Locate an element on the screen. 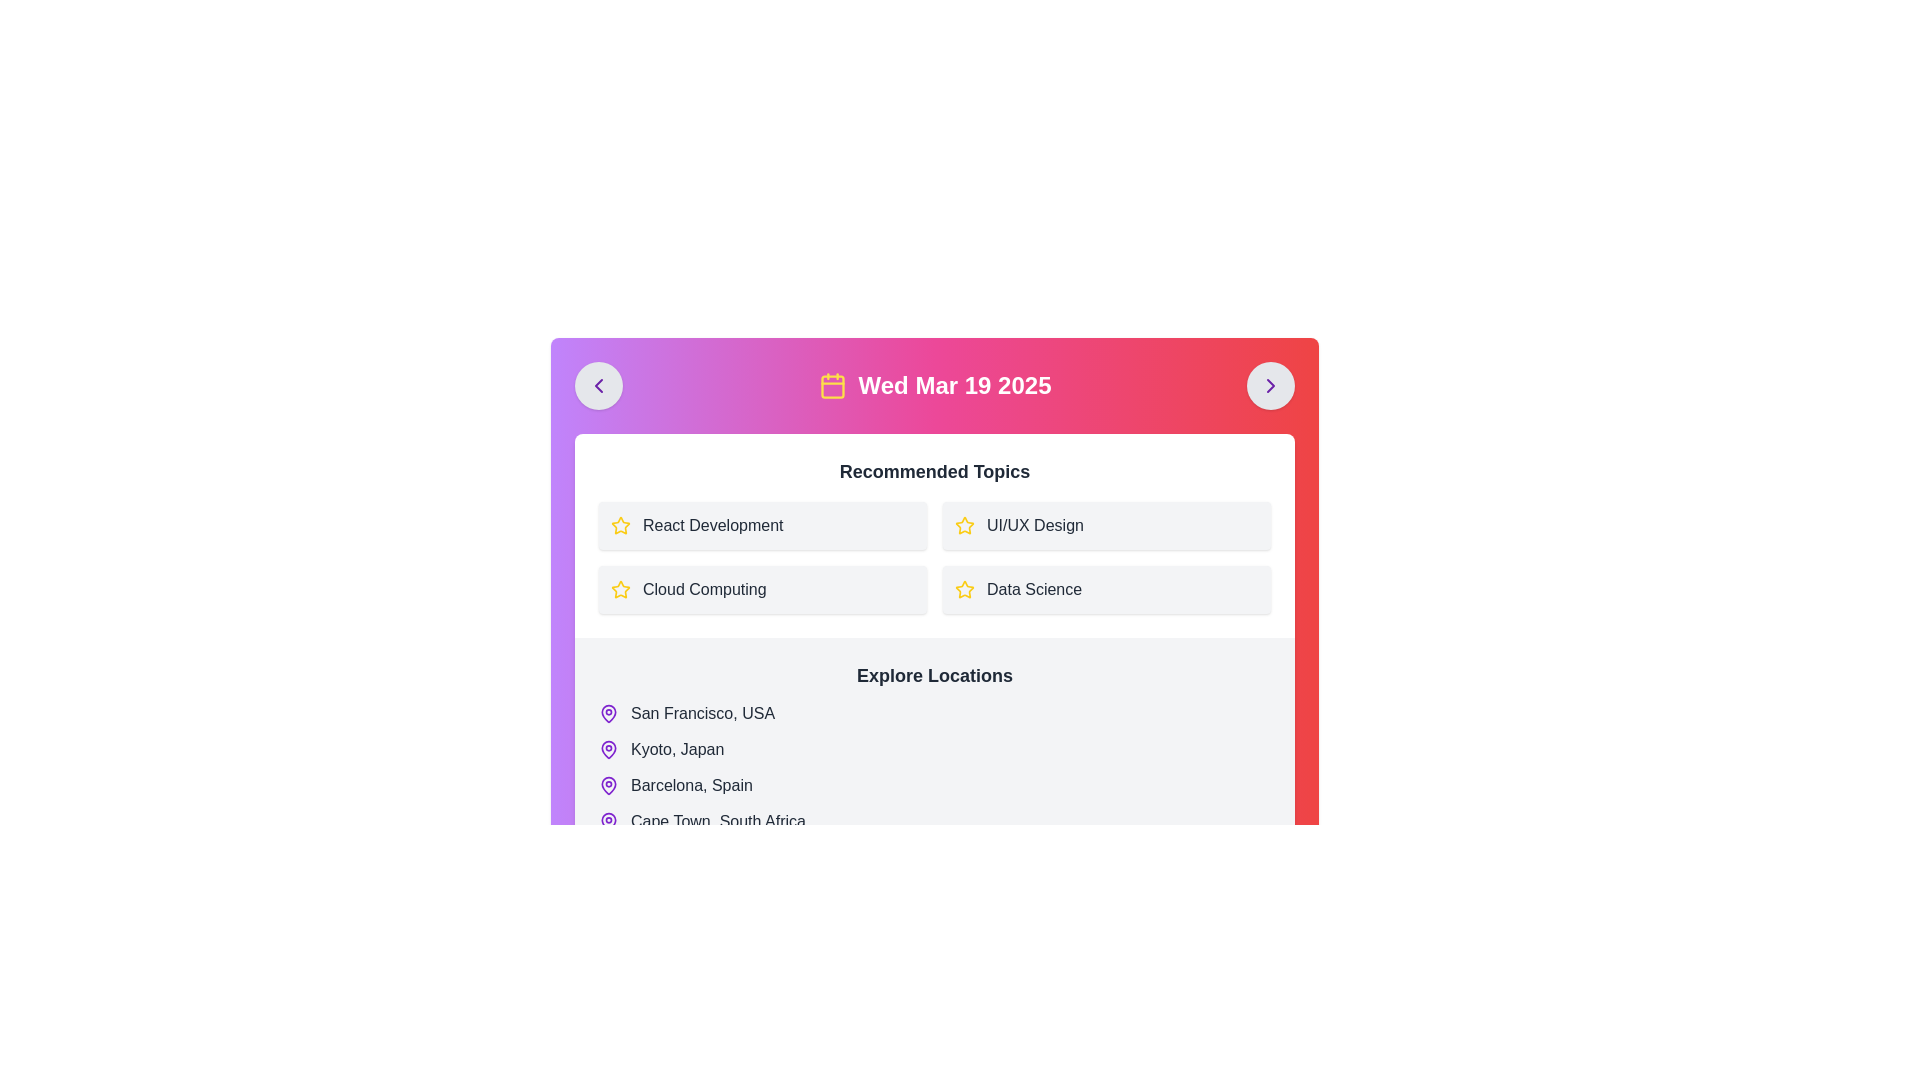  text of the 'UI/UX Design' label, which is a gray text label located in the second box of the 'Recommended Topics' grid, adjacent to a yellow star icon is located at coordinates (1035, 524).